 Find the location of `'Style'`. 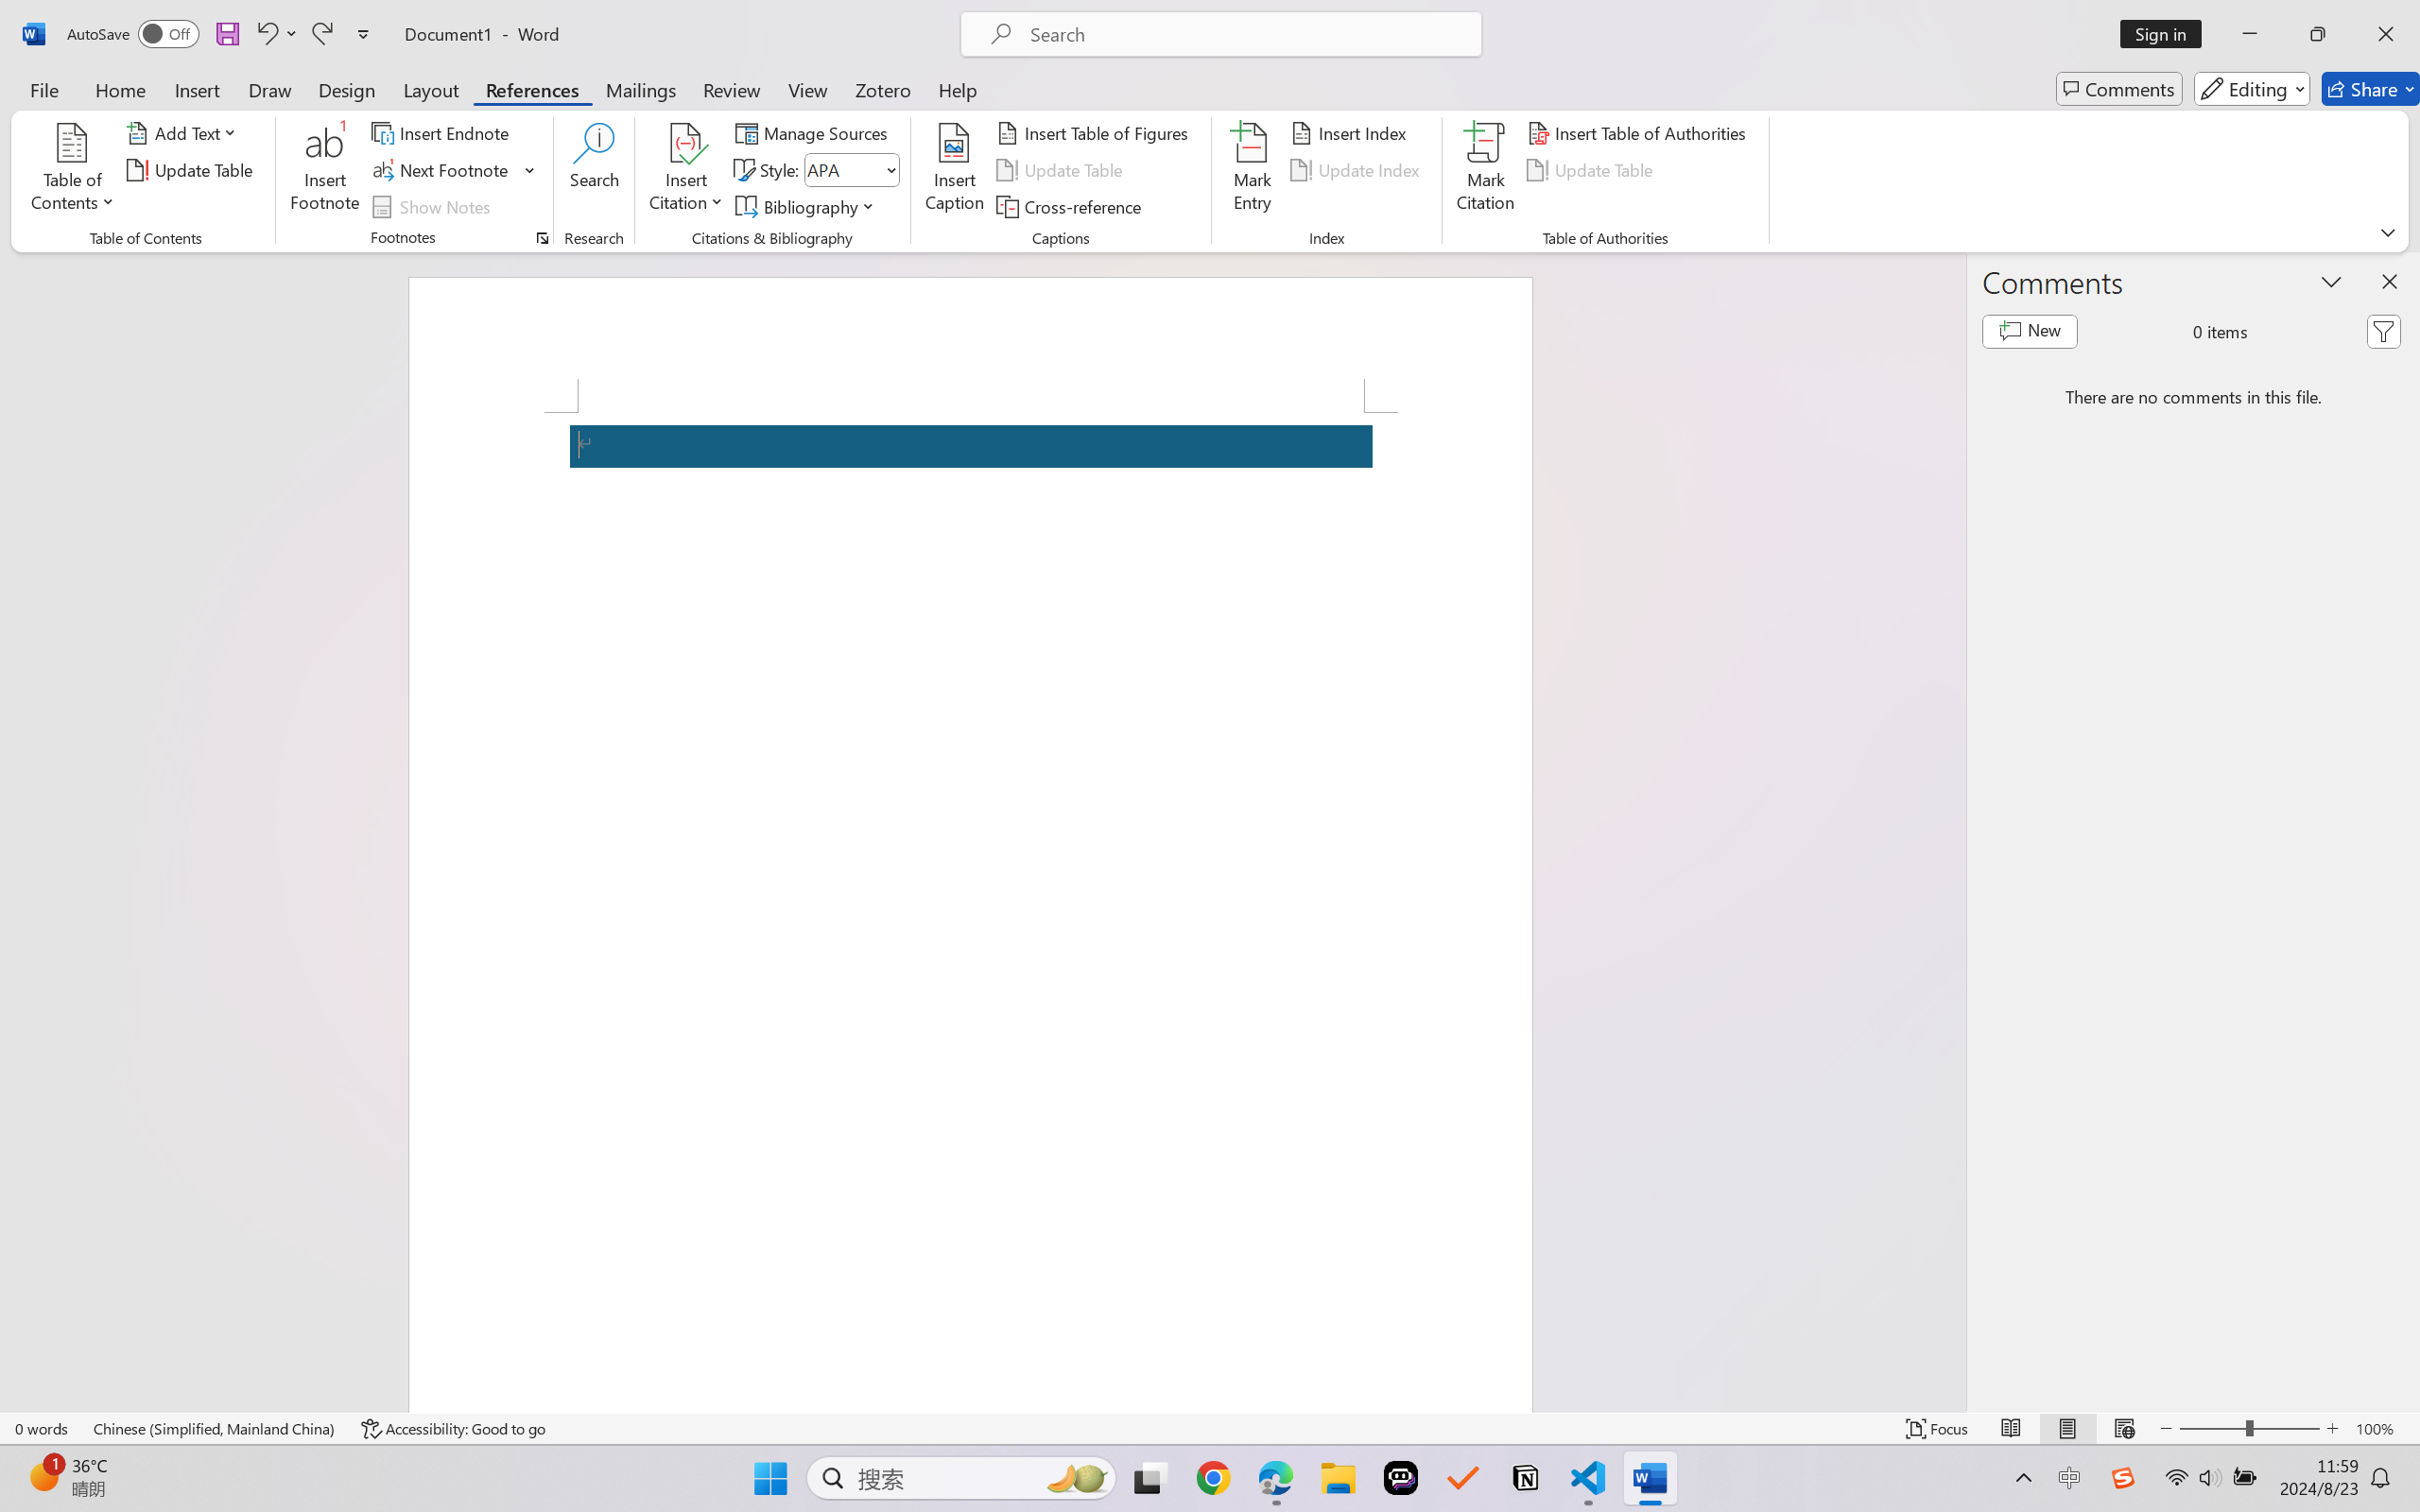

'Style' is located at coordinates (843, 168).